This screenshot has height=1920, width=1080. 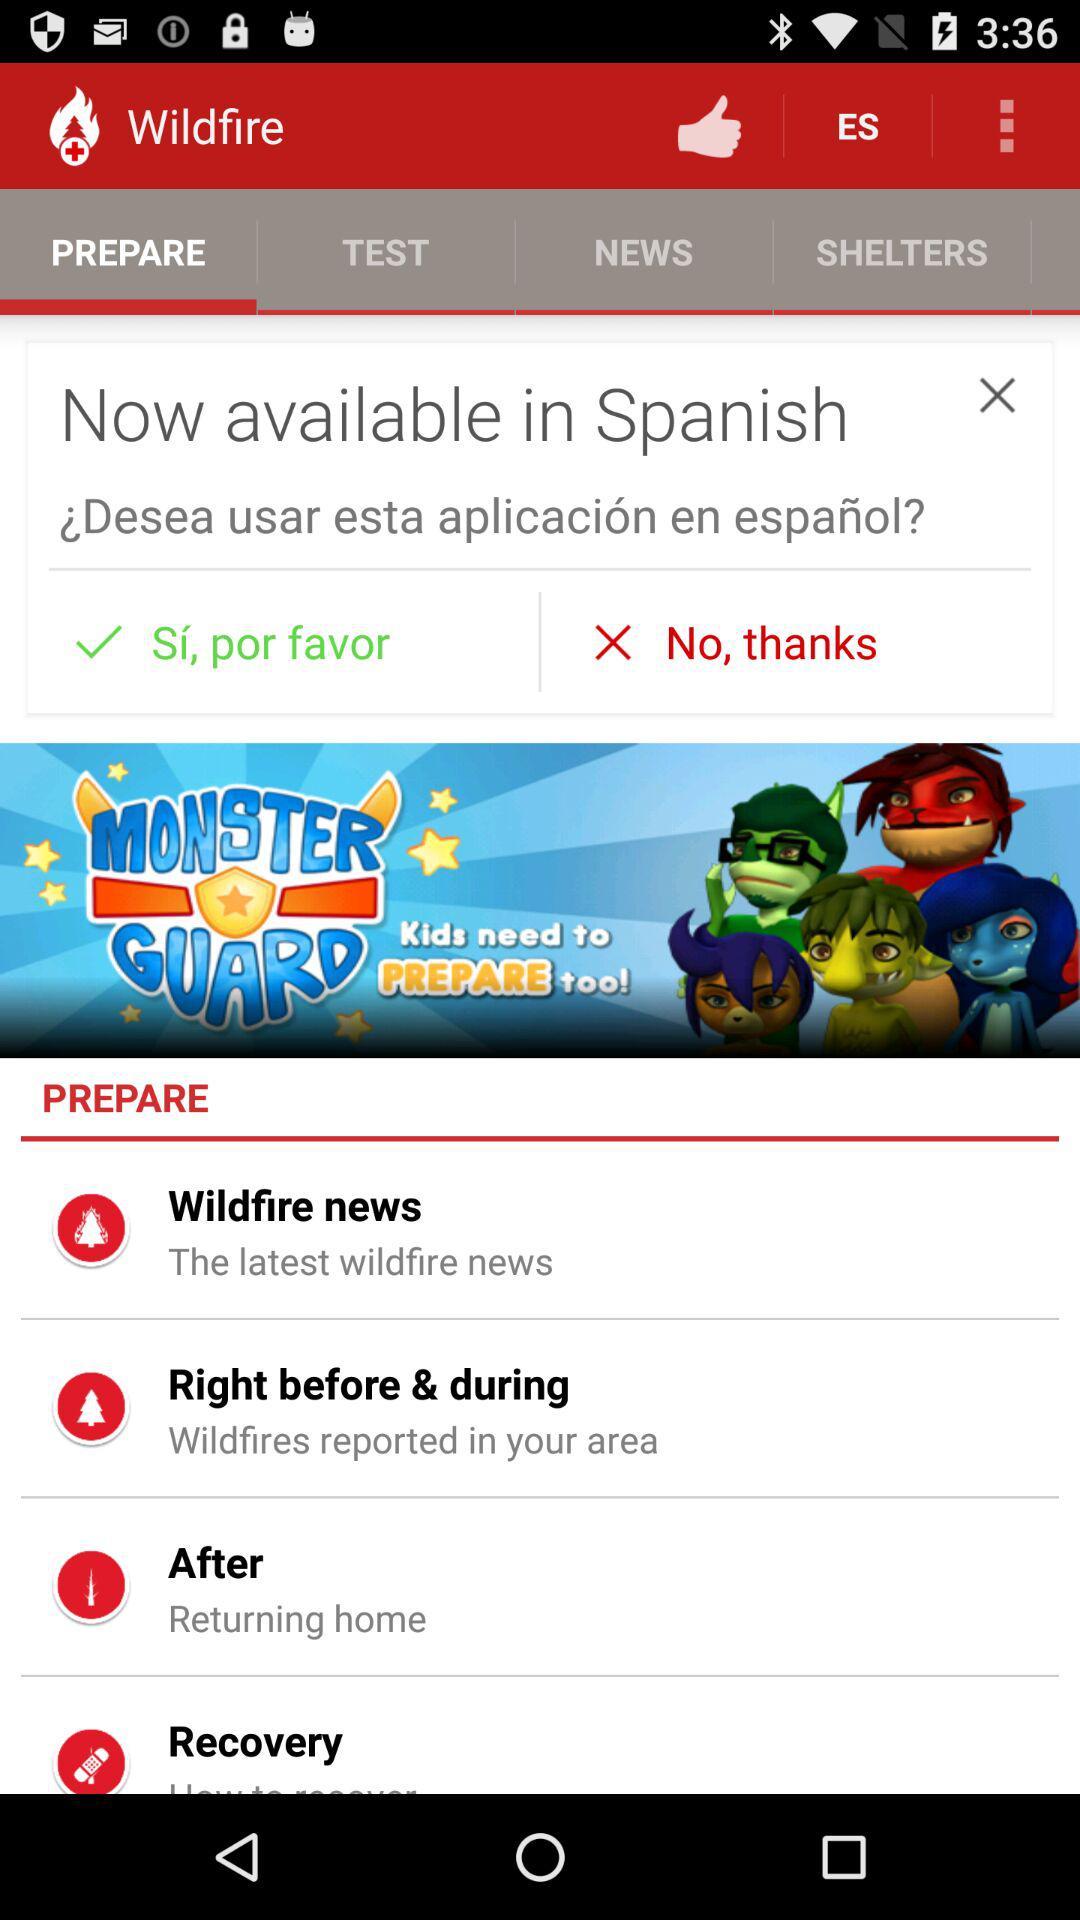 What do you see at coordinates (997, 395) in the screenshot?
I see `button` at bounding box center [997, 395].